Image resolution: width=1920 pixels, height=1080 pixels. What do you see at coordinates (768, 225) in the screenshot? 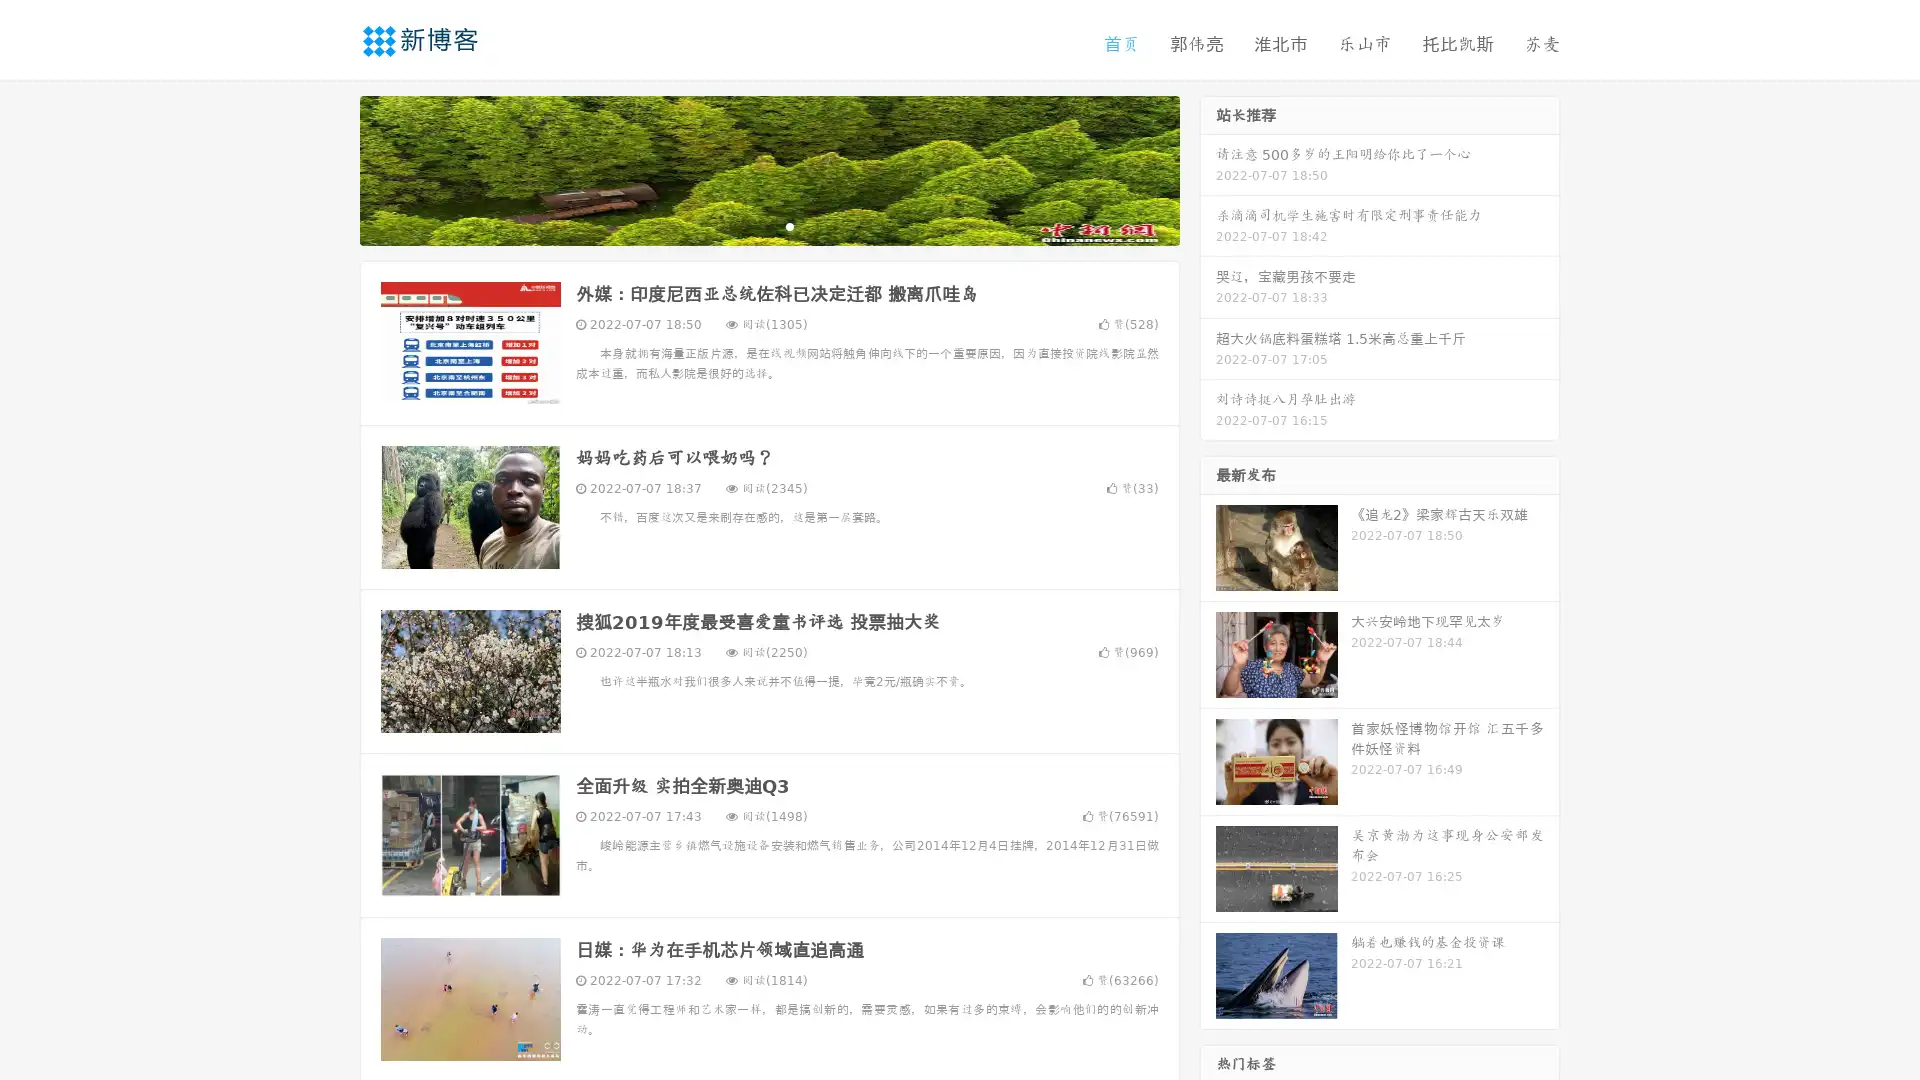
I see `Go to slide 2` at bounding box center [768, 225].